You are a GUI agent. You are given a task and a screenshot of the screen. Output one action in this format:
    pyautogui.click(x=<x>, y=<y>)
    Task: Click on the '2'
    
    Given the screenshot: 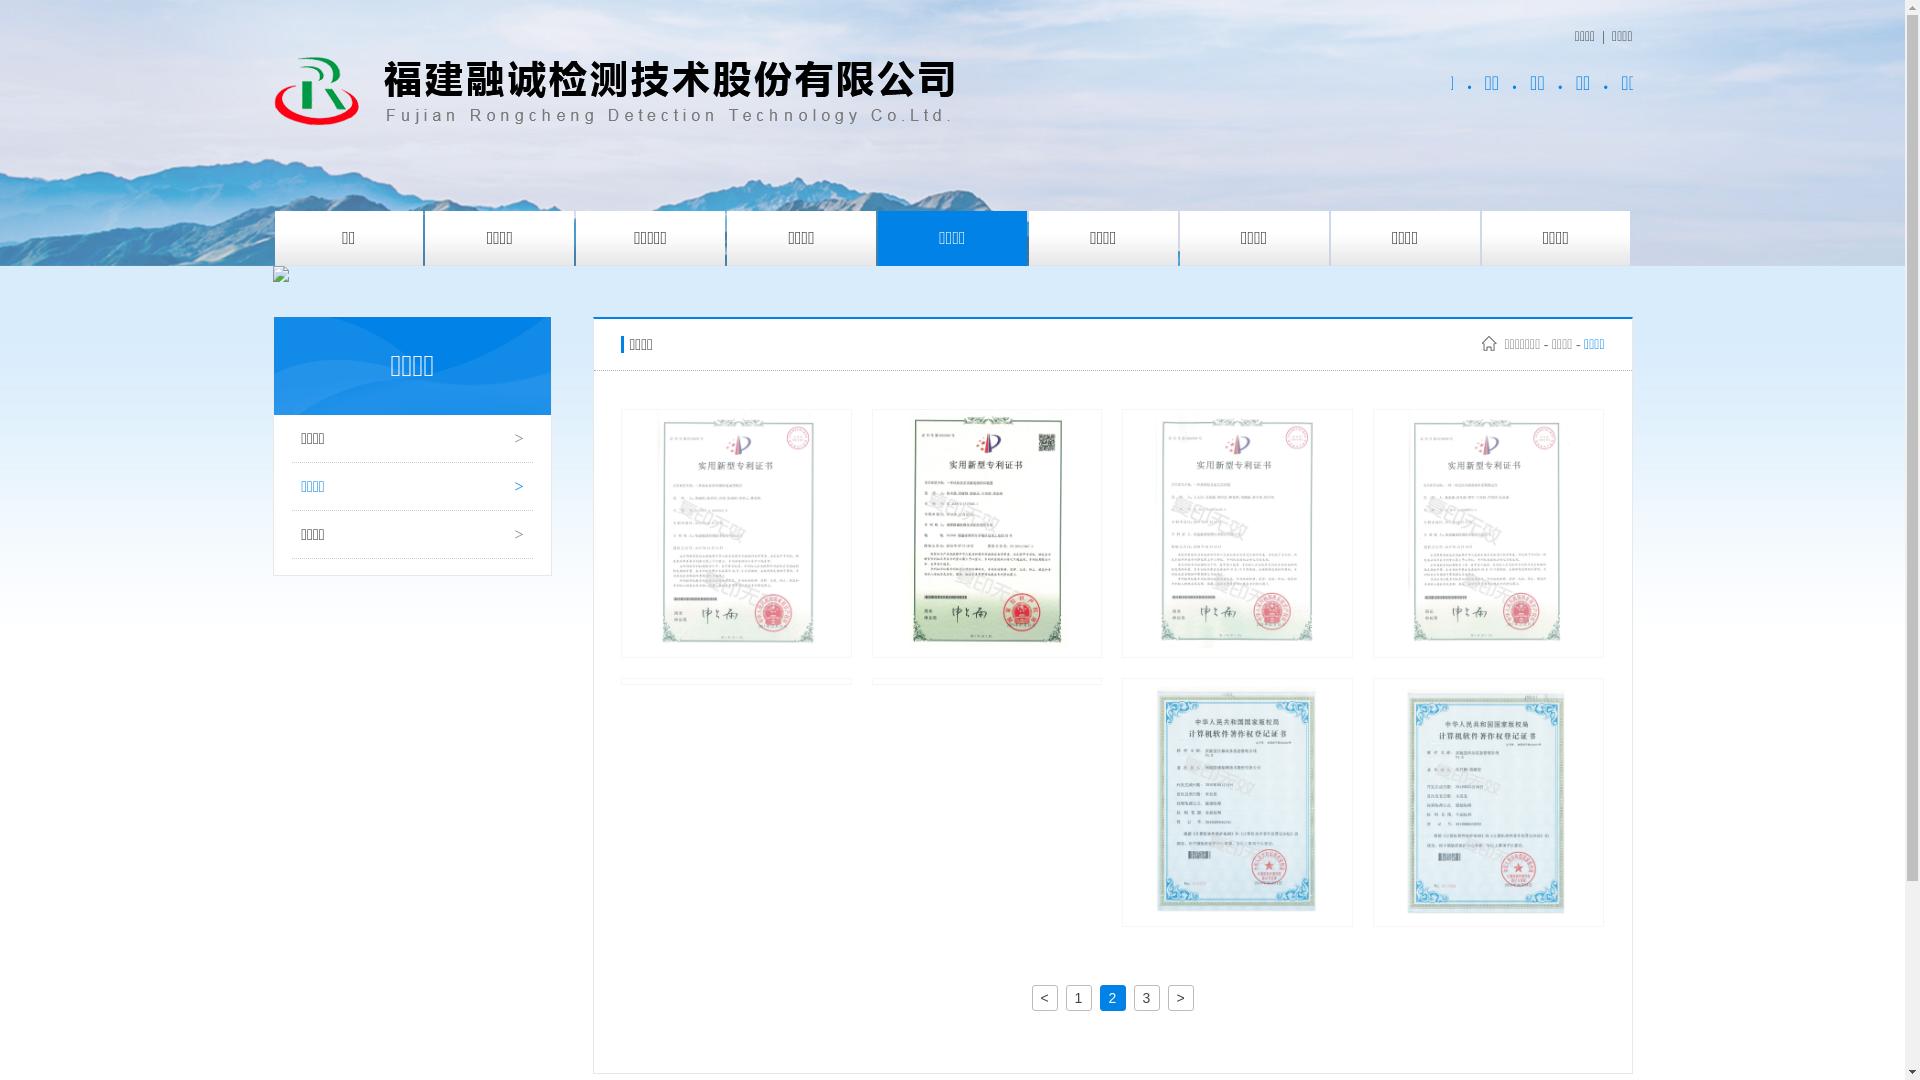 What is the action you would take?
    pyautogui.click(x=1112, y=998)
    